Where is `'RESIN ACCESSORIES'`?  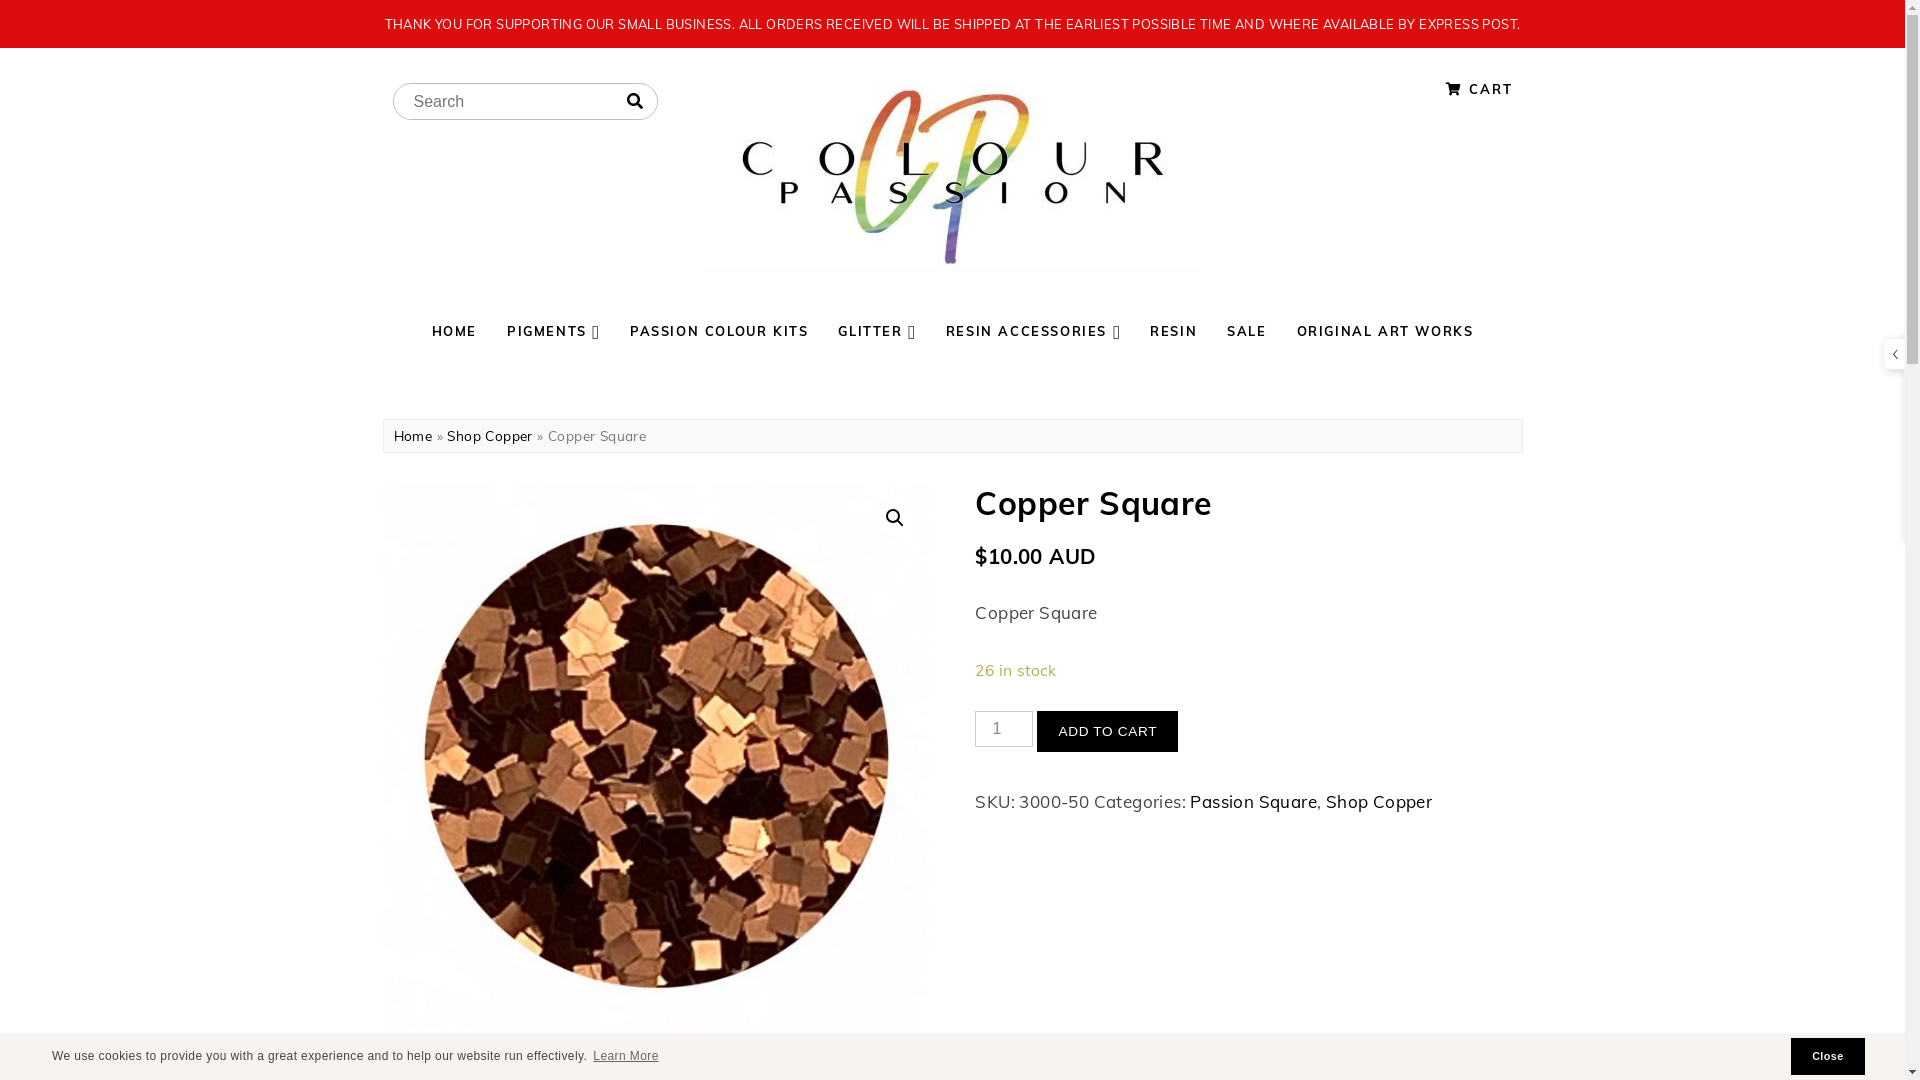
'RESIN ACCESSORIES' is located at coordinates (930, 330).